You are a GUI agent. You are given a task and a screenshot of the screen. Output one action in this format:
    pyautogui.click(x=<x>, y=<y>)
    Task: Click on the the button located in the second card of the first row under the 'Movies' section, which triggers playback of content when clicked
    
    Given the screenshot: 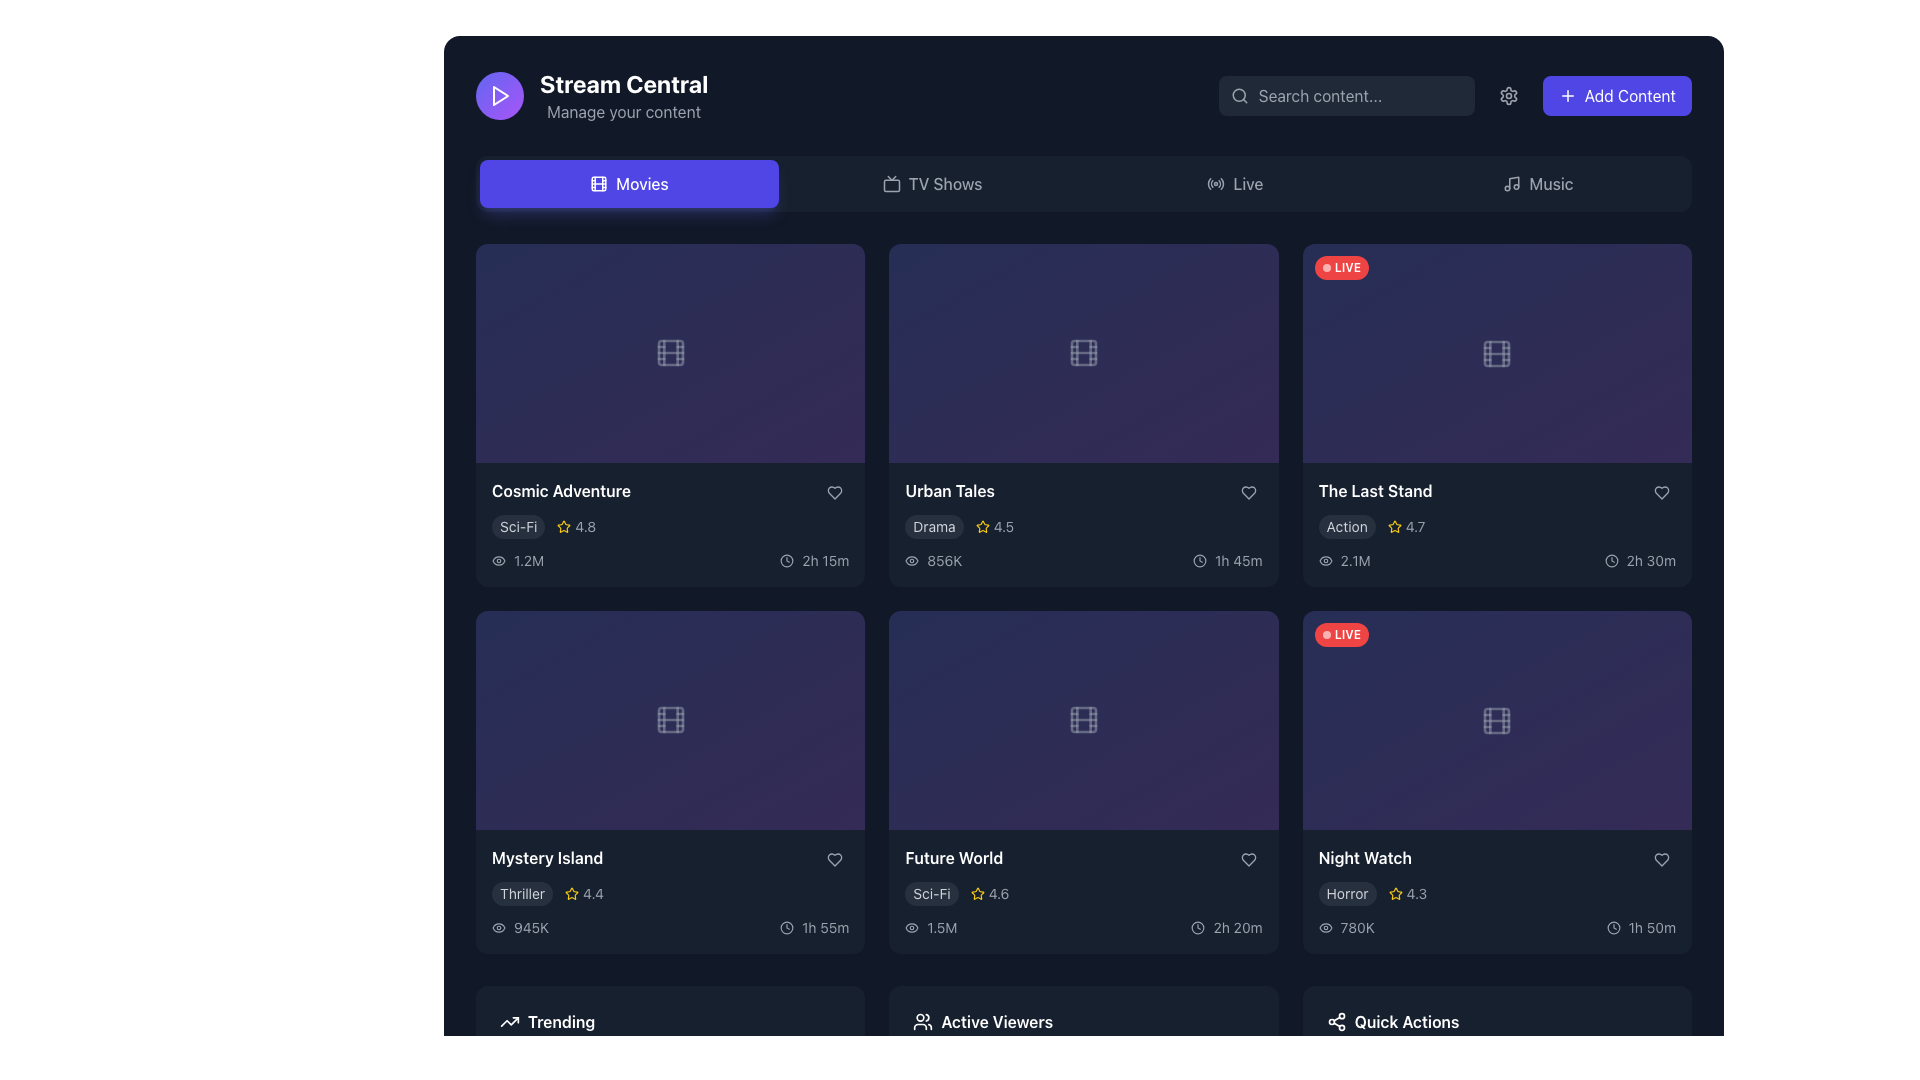 What is the action you would take?
    pyautogui.click(x=670, y=430)
    